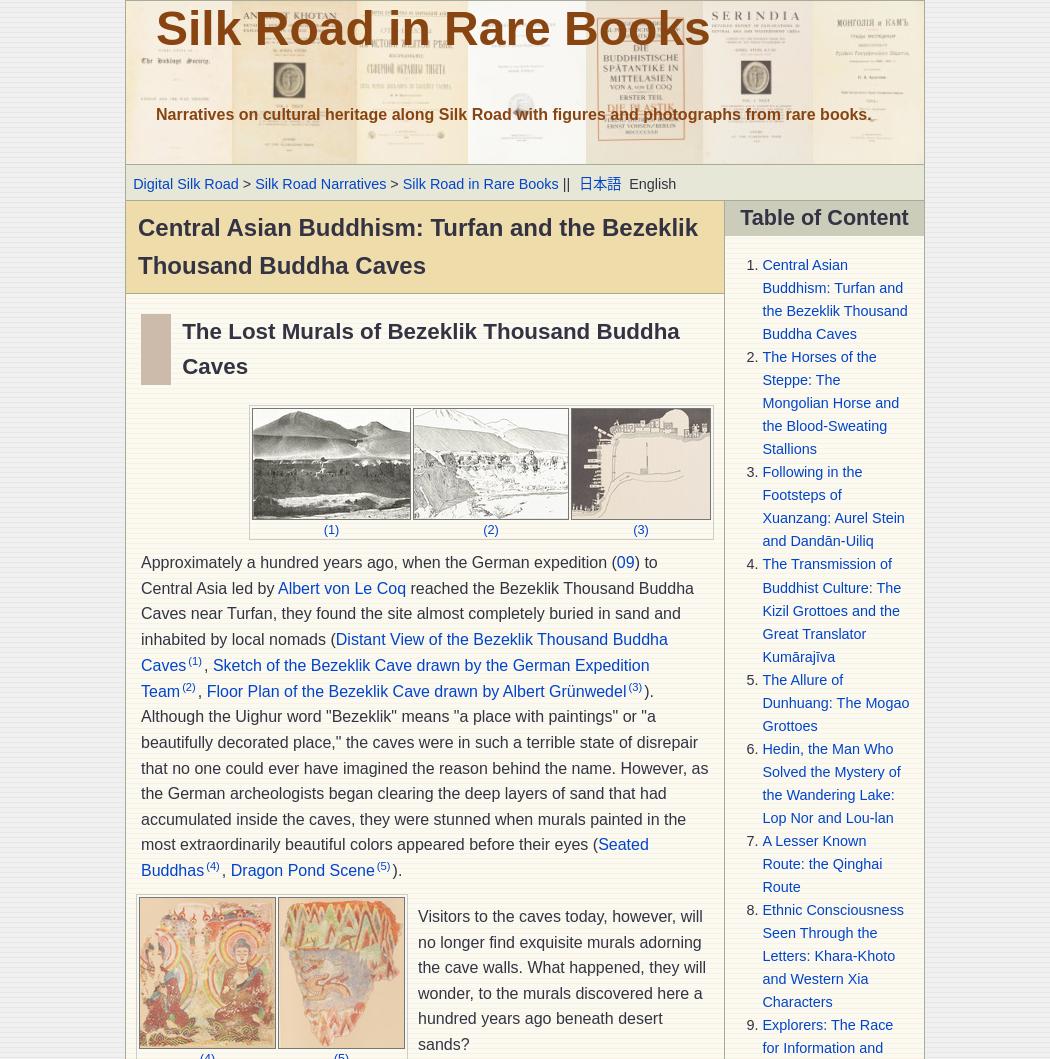  Describe the element at coordinates (561, 978) in the screenshot. I see `'Visitors to the caves today, however, will no longer find exquisite murals adorning the cave walls. What happened, they will wonder, to the murals discovered here a hundred years ago beneath desert sands?'` at that location.